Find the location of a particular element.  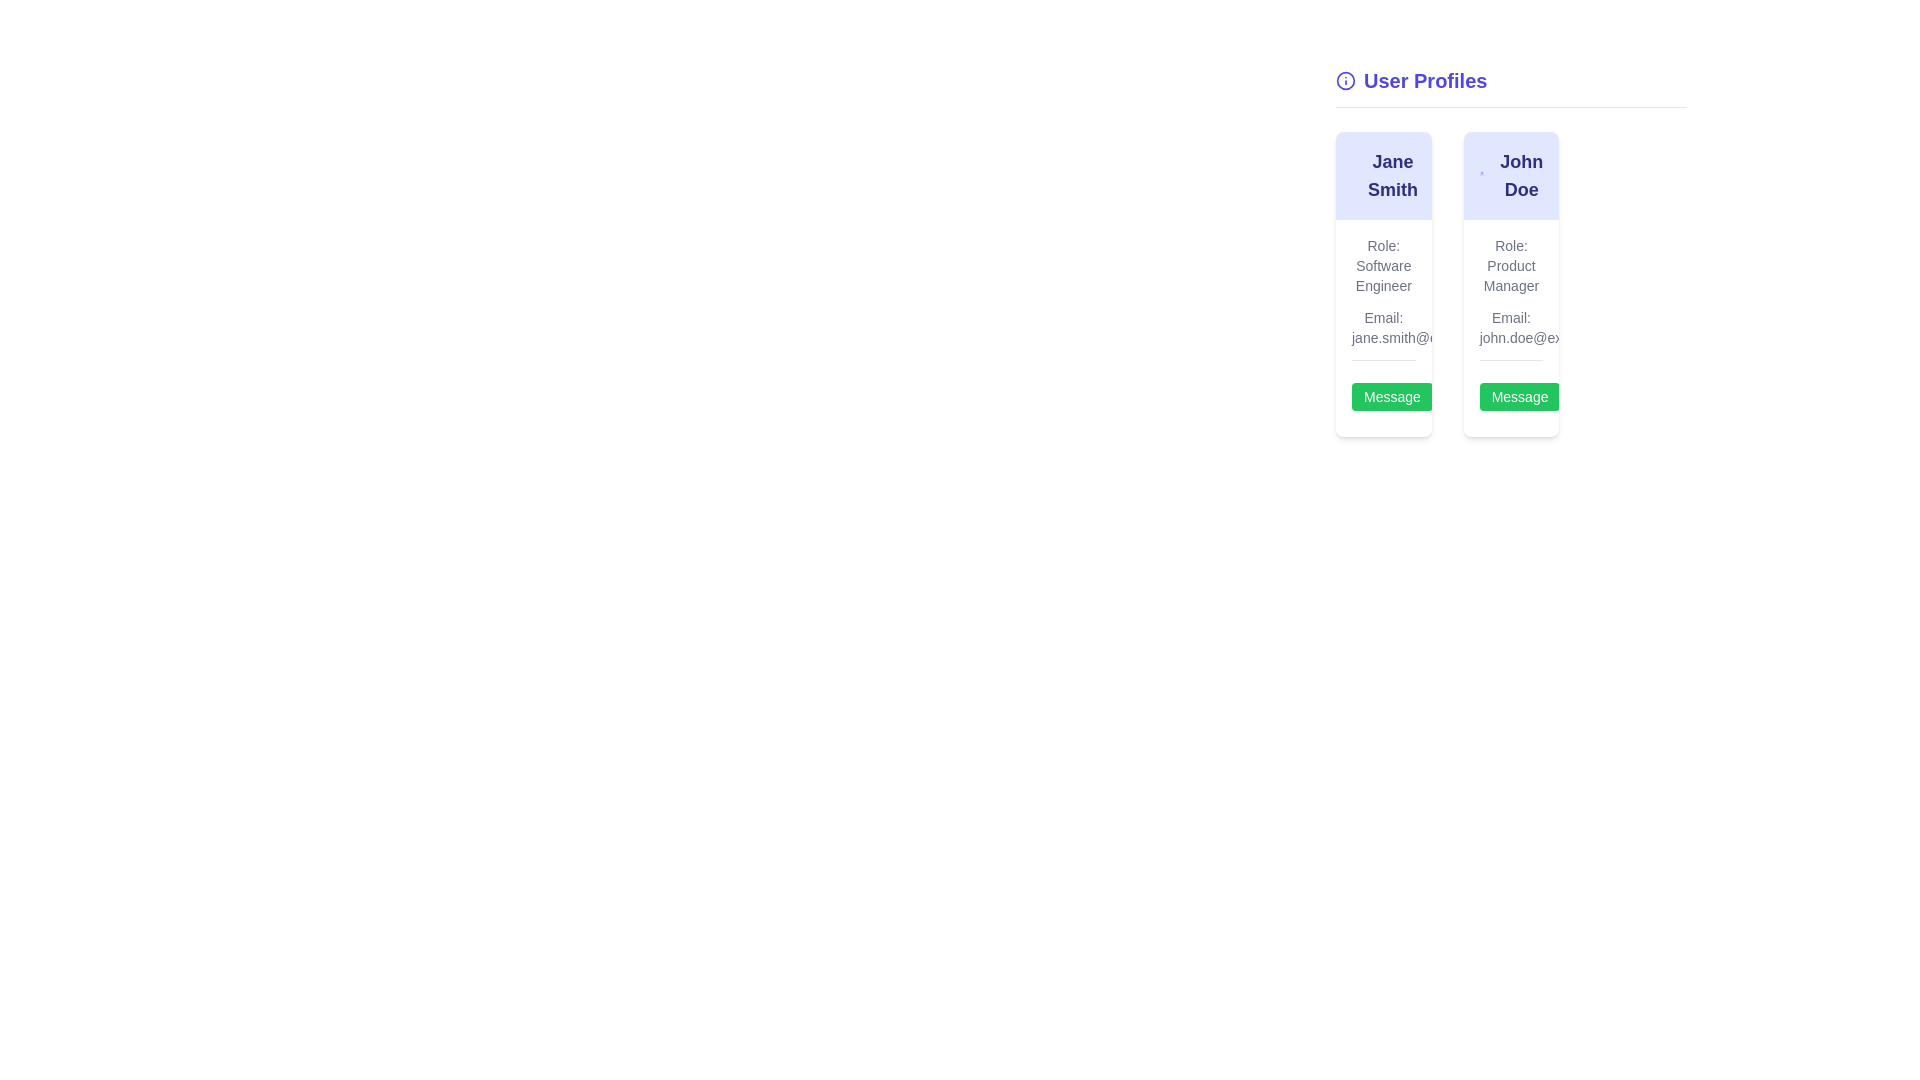

the static text label displaying 'Role: Software Engineer' located inside the profile card for 'Jane Smith' in the 'User Profiles' section is located at coordinates (1382, 265).